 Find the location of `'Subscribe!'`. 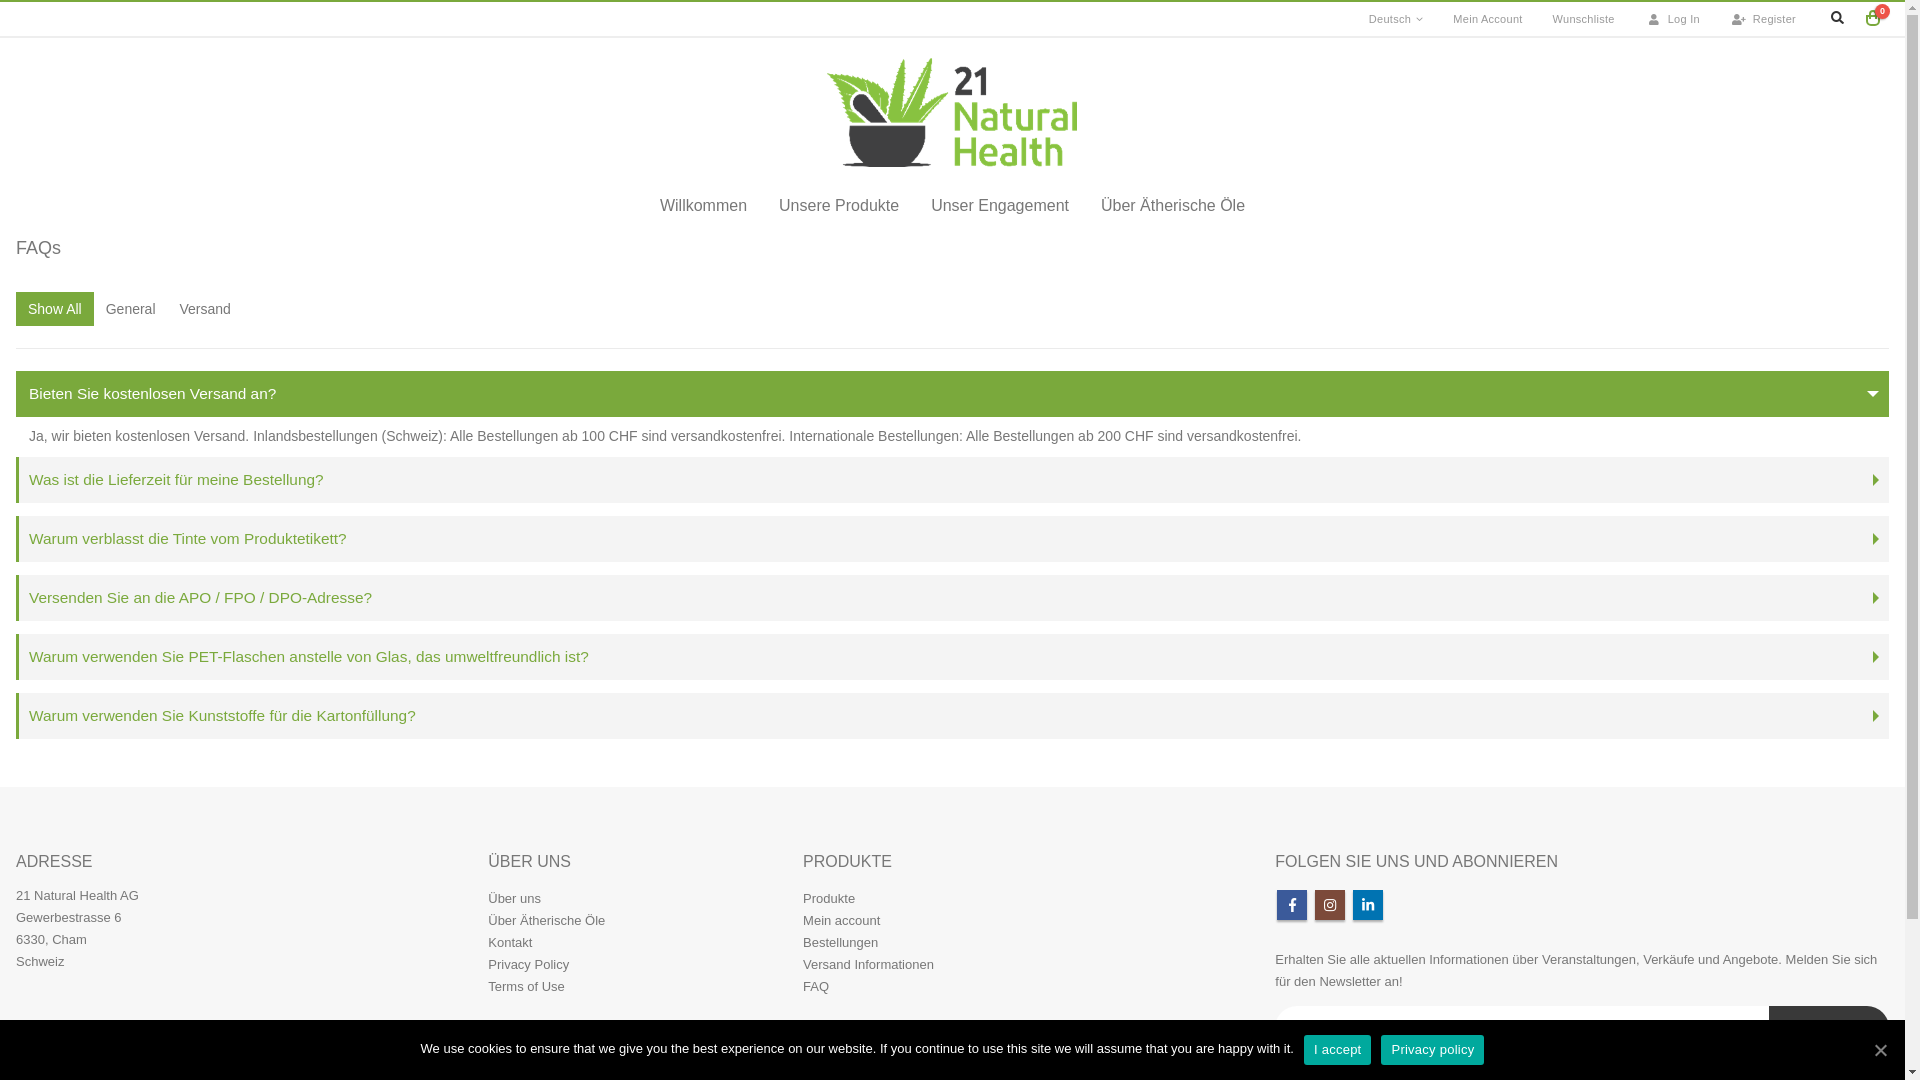

'Subscribe!' is located at coordinates (1828, 1028).